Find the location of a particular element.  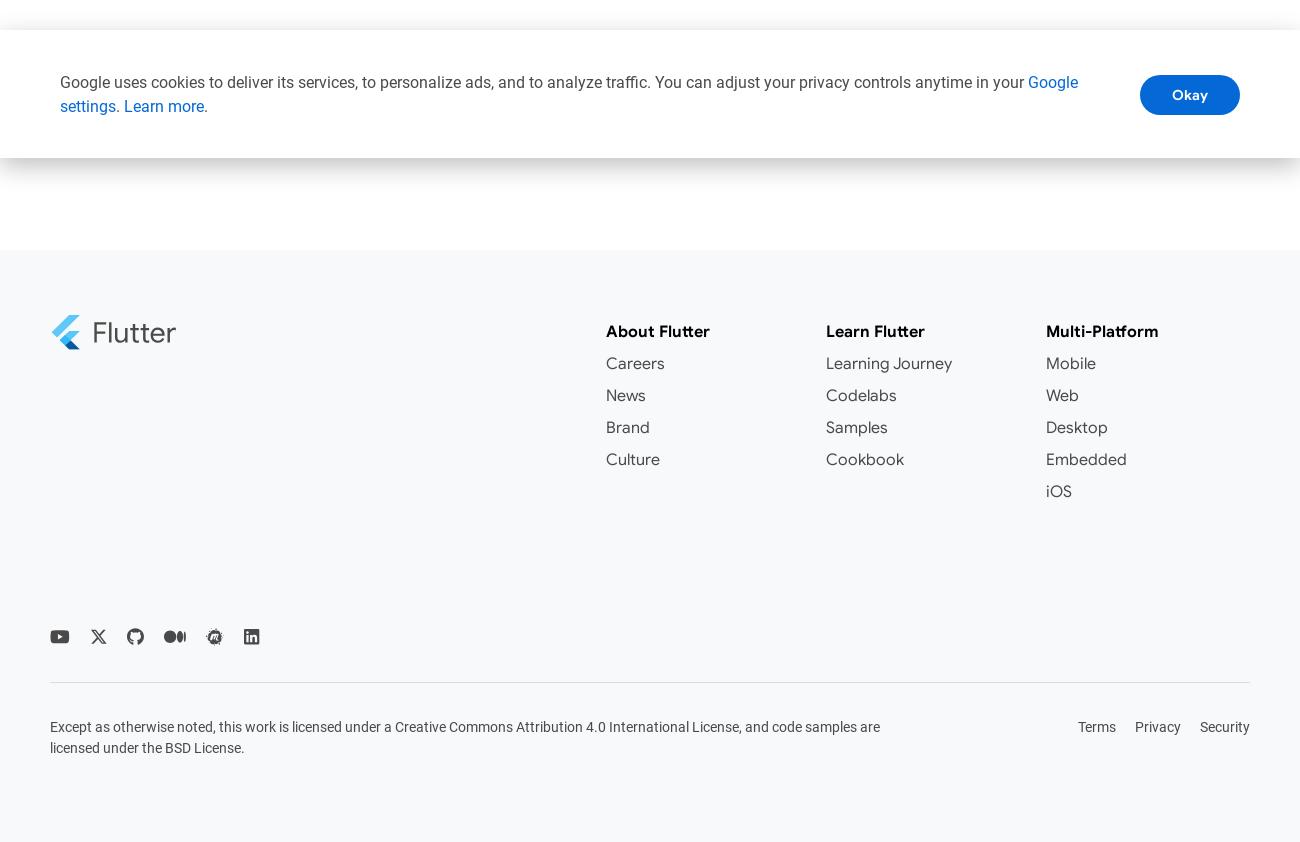

'Except as otherwise noted, this work is licensed under a Creative Commons
      Attribution 4.0 International License, and code samples are licensed under
      the BSD License.' is located at coordinates (49, 736).